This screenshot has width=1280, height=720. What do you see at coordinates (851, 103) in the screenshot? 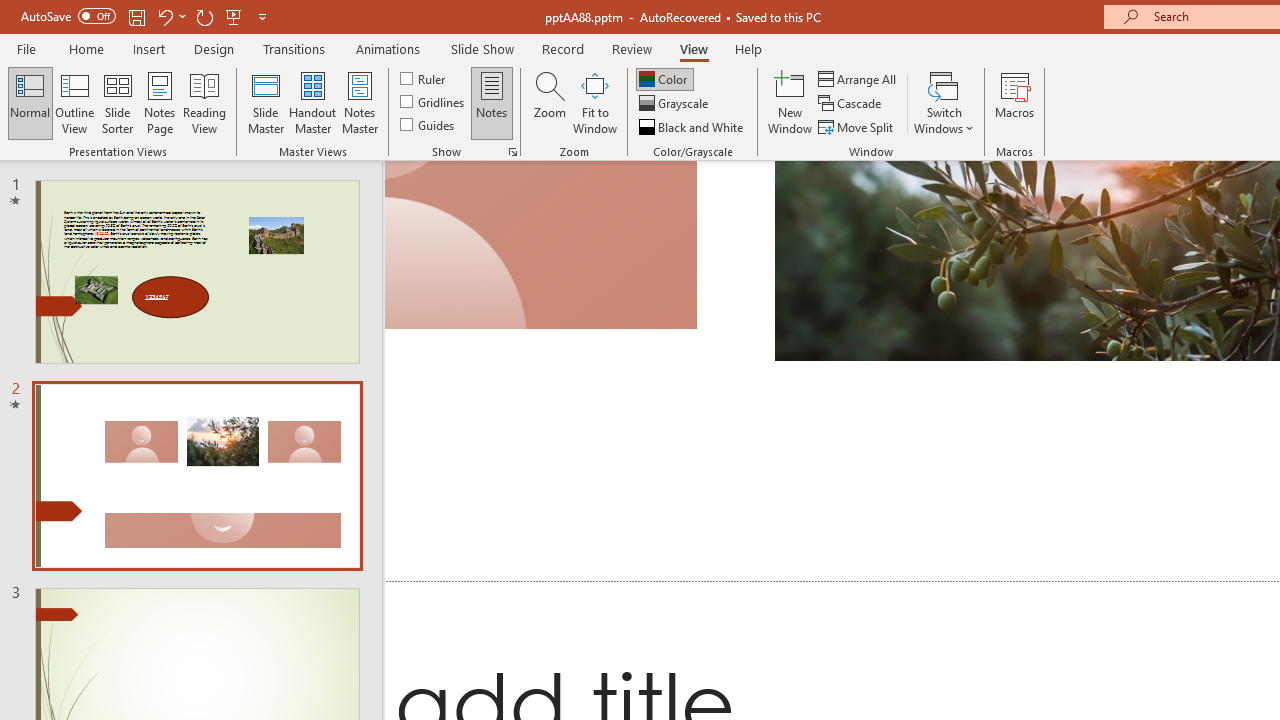
I see `'Cascade'` at bounding box center [851, 103].